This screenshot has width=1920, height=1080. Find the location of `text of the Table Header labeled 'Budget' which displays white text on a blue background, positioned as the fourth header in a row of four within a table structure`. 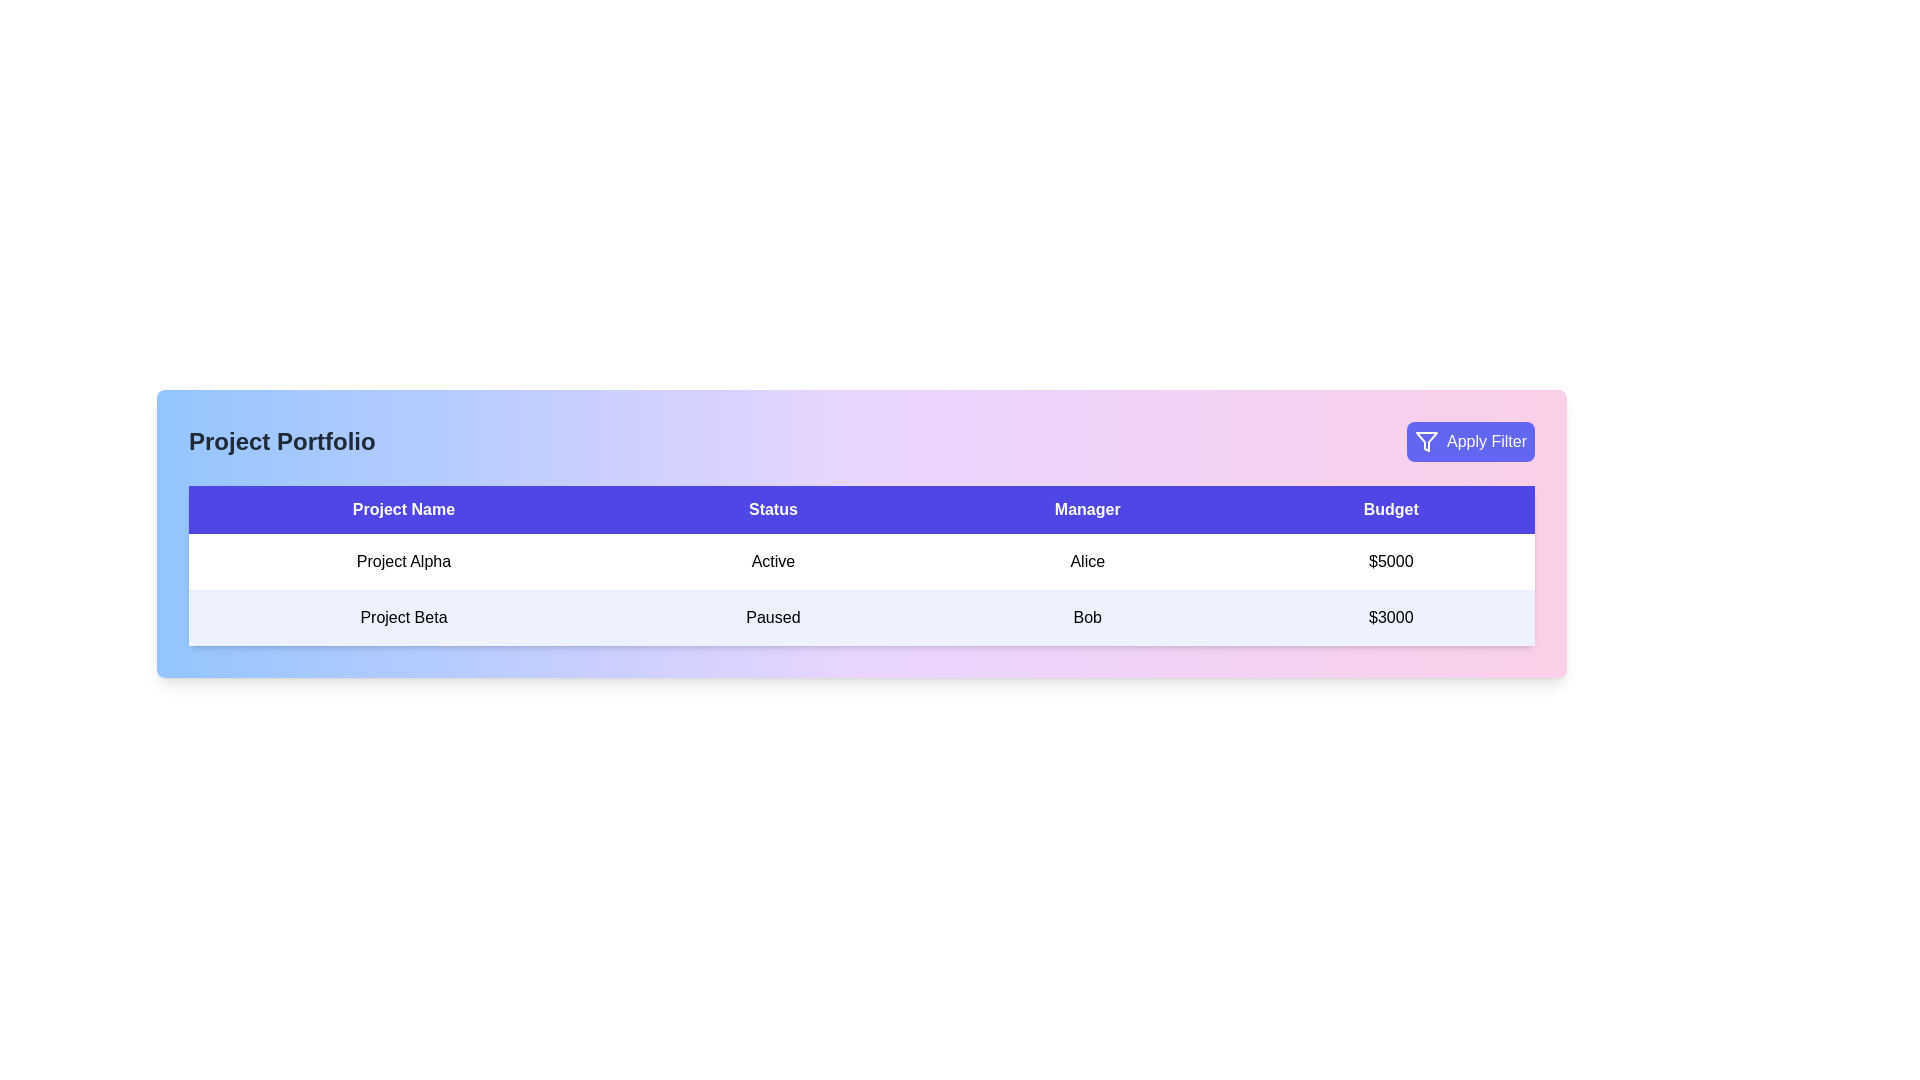

text of the Table Header labeled 'Budget' which displays white text on a blue background, positioned as the fourth header in a row of four within a table structure is located at coordinates (1390, 508).